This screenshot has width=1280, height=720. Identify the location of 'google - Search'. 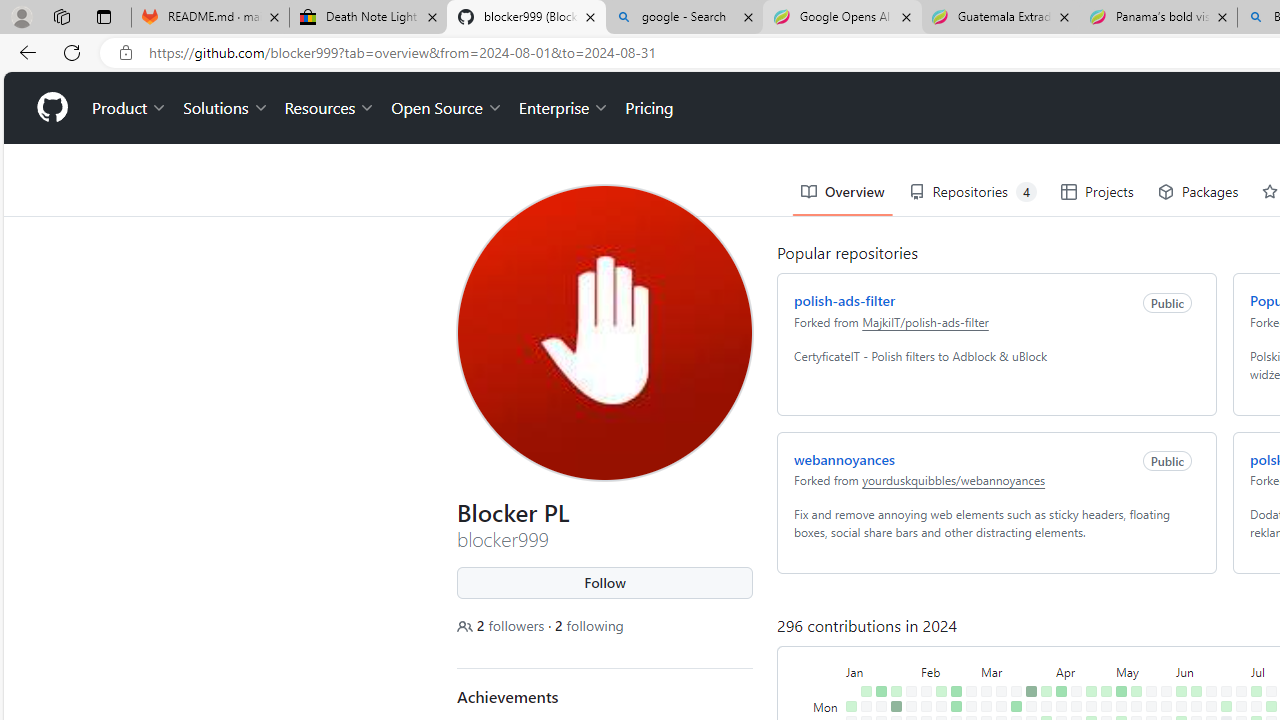
(684, 17).